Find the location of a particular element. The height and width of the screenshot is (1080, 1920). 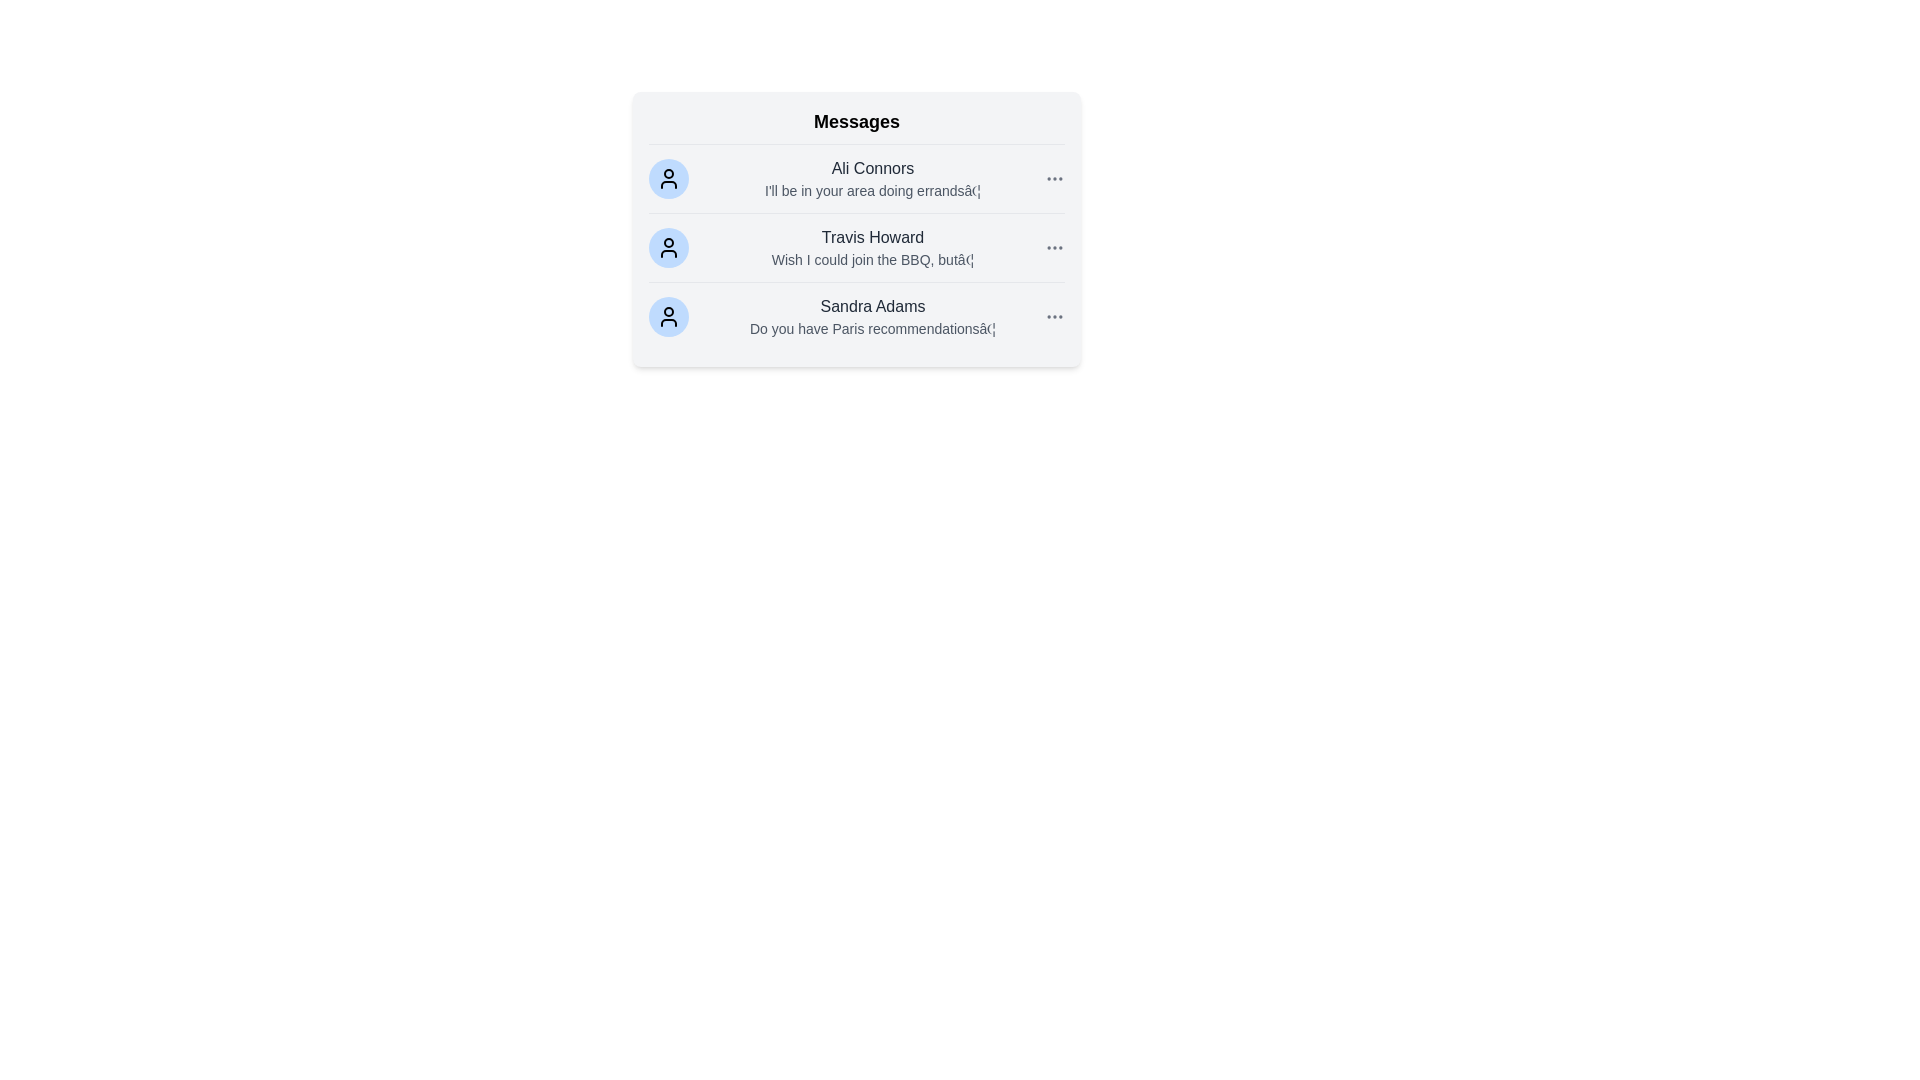

the Icon Button located at the far-right side of the row displaying a message from 'Sandra Adams' is located at coordinates (1054, 315).